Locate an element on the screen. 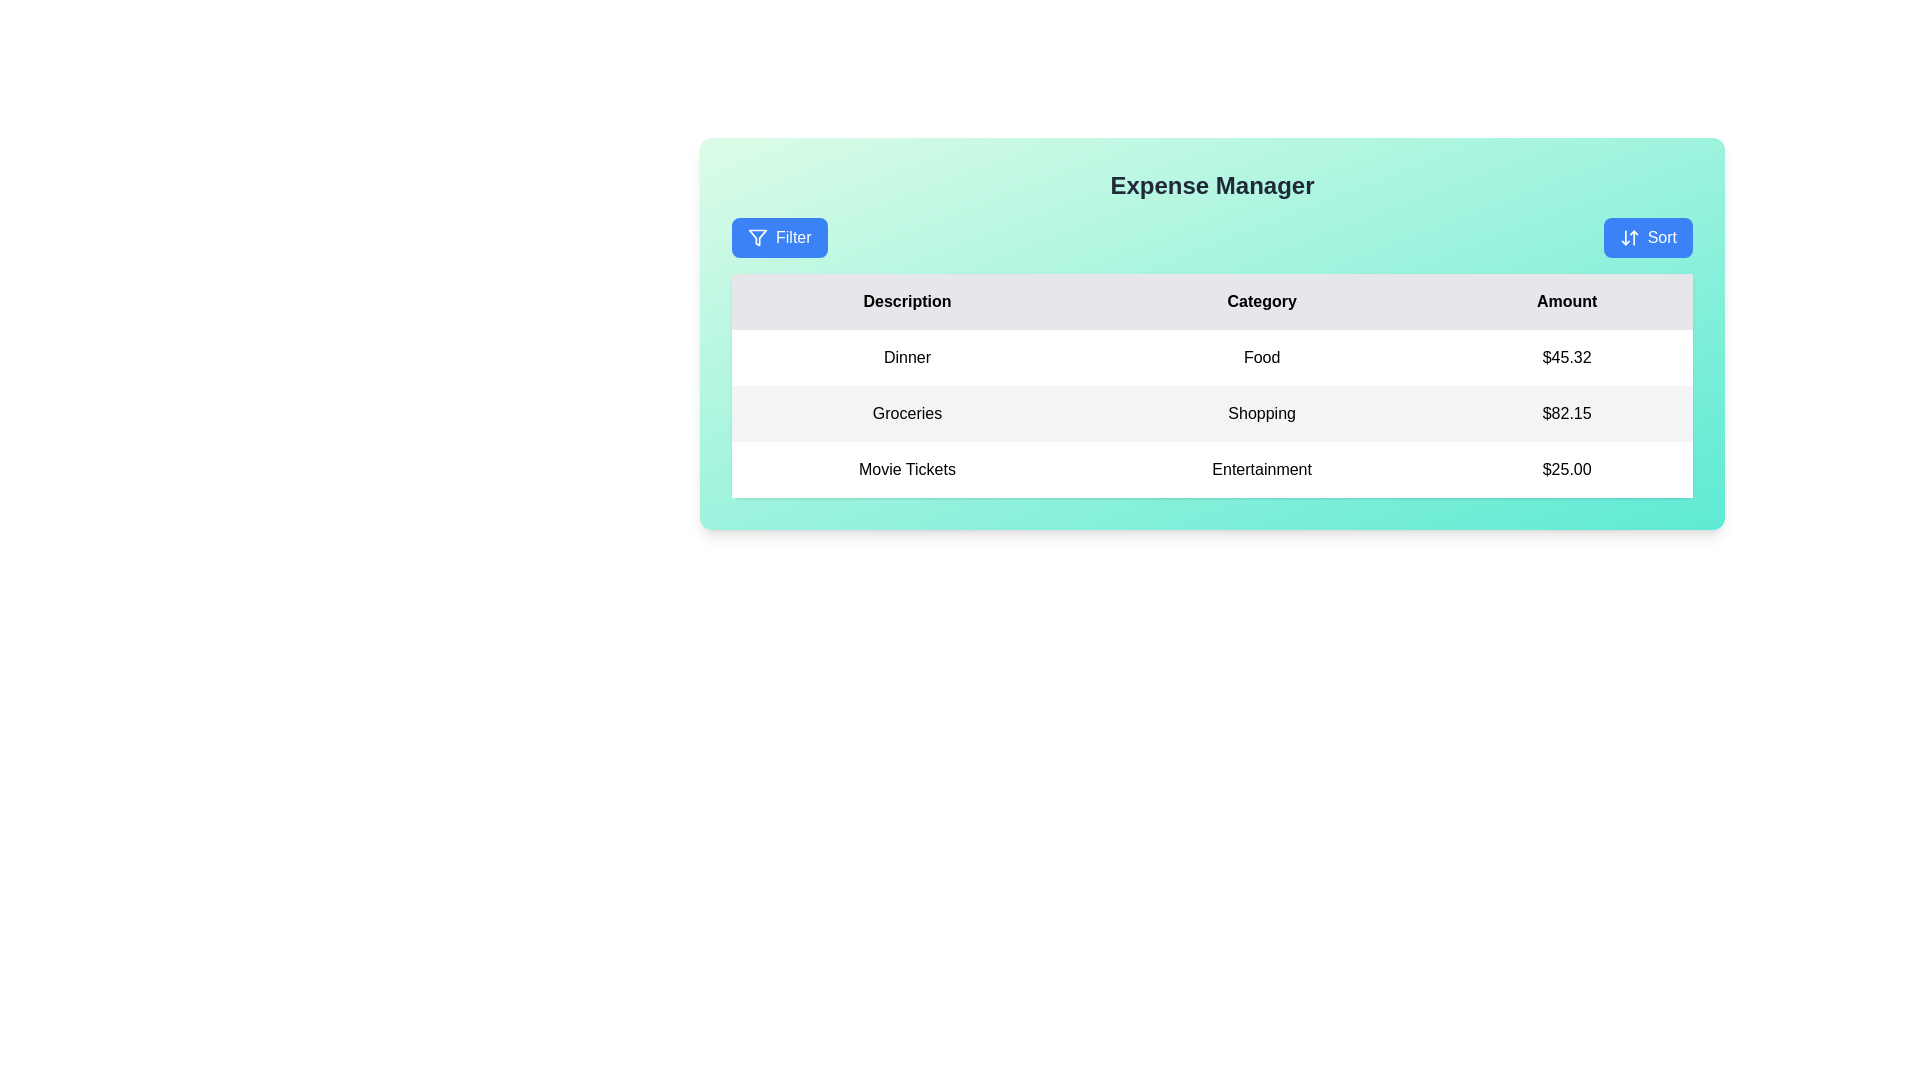 Image resolution: width=1920 pixels, height=1080 pixels. appearance of the filter icon located to the left of the text inside the 'Filter' button at the top-left corner of the content area is located at coordinates (757, 237).